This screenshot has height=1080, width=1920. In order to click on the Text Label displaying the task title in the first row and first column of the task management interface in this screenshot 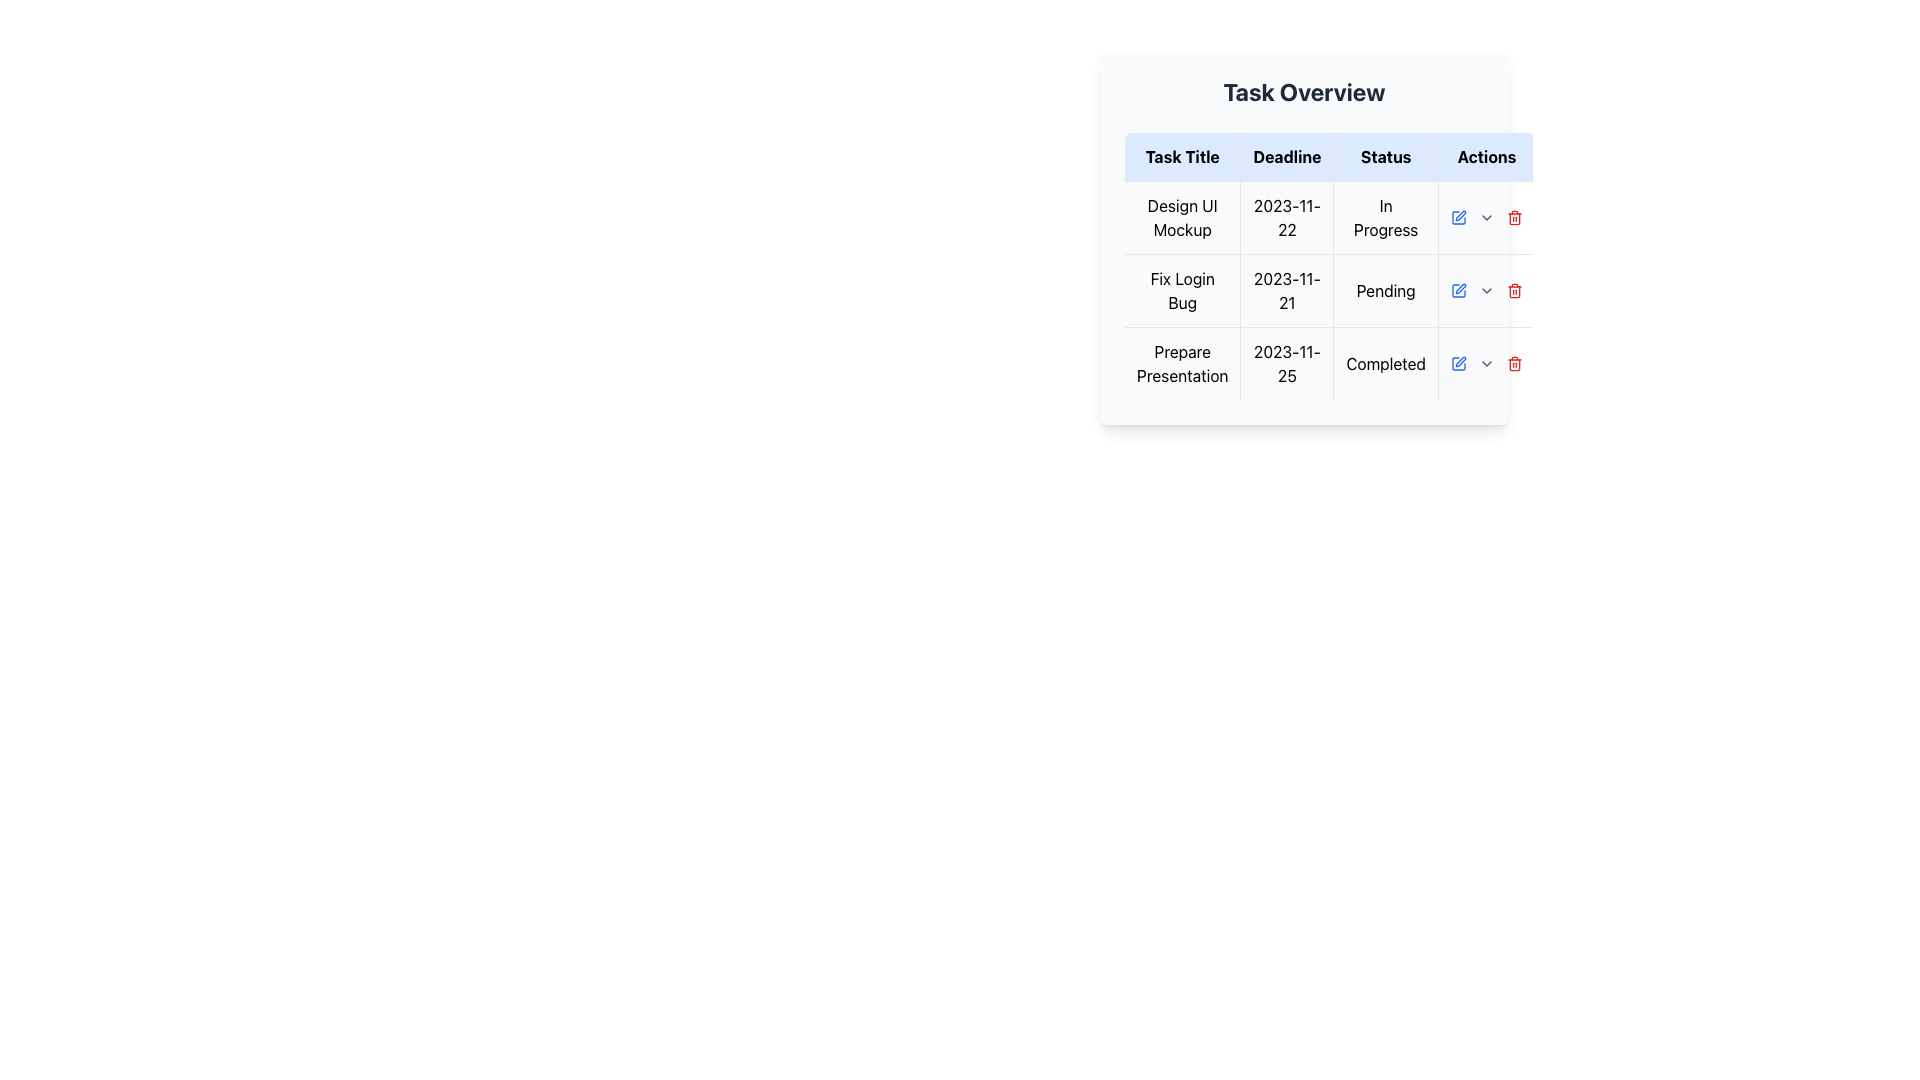, I will do `click(1182, 218)`.